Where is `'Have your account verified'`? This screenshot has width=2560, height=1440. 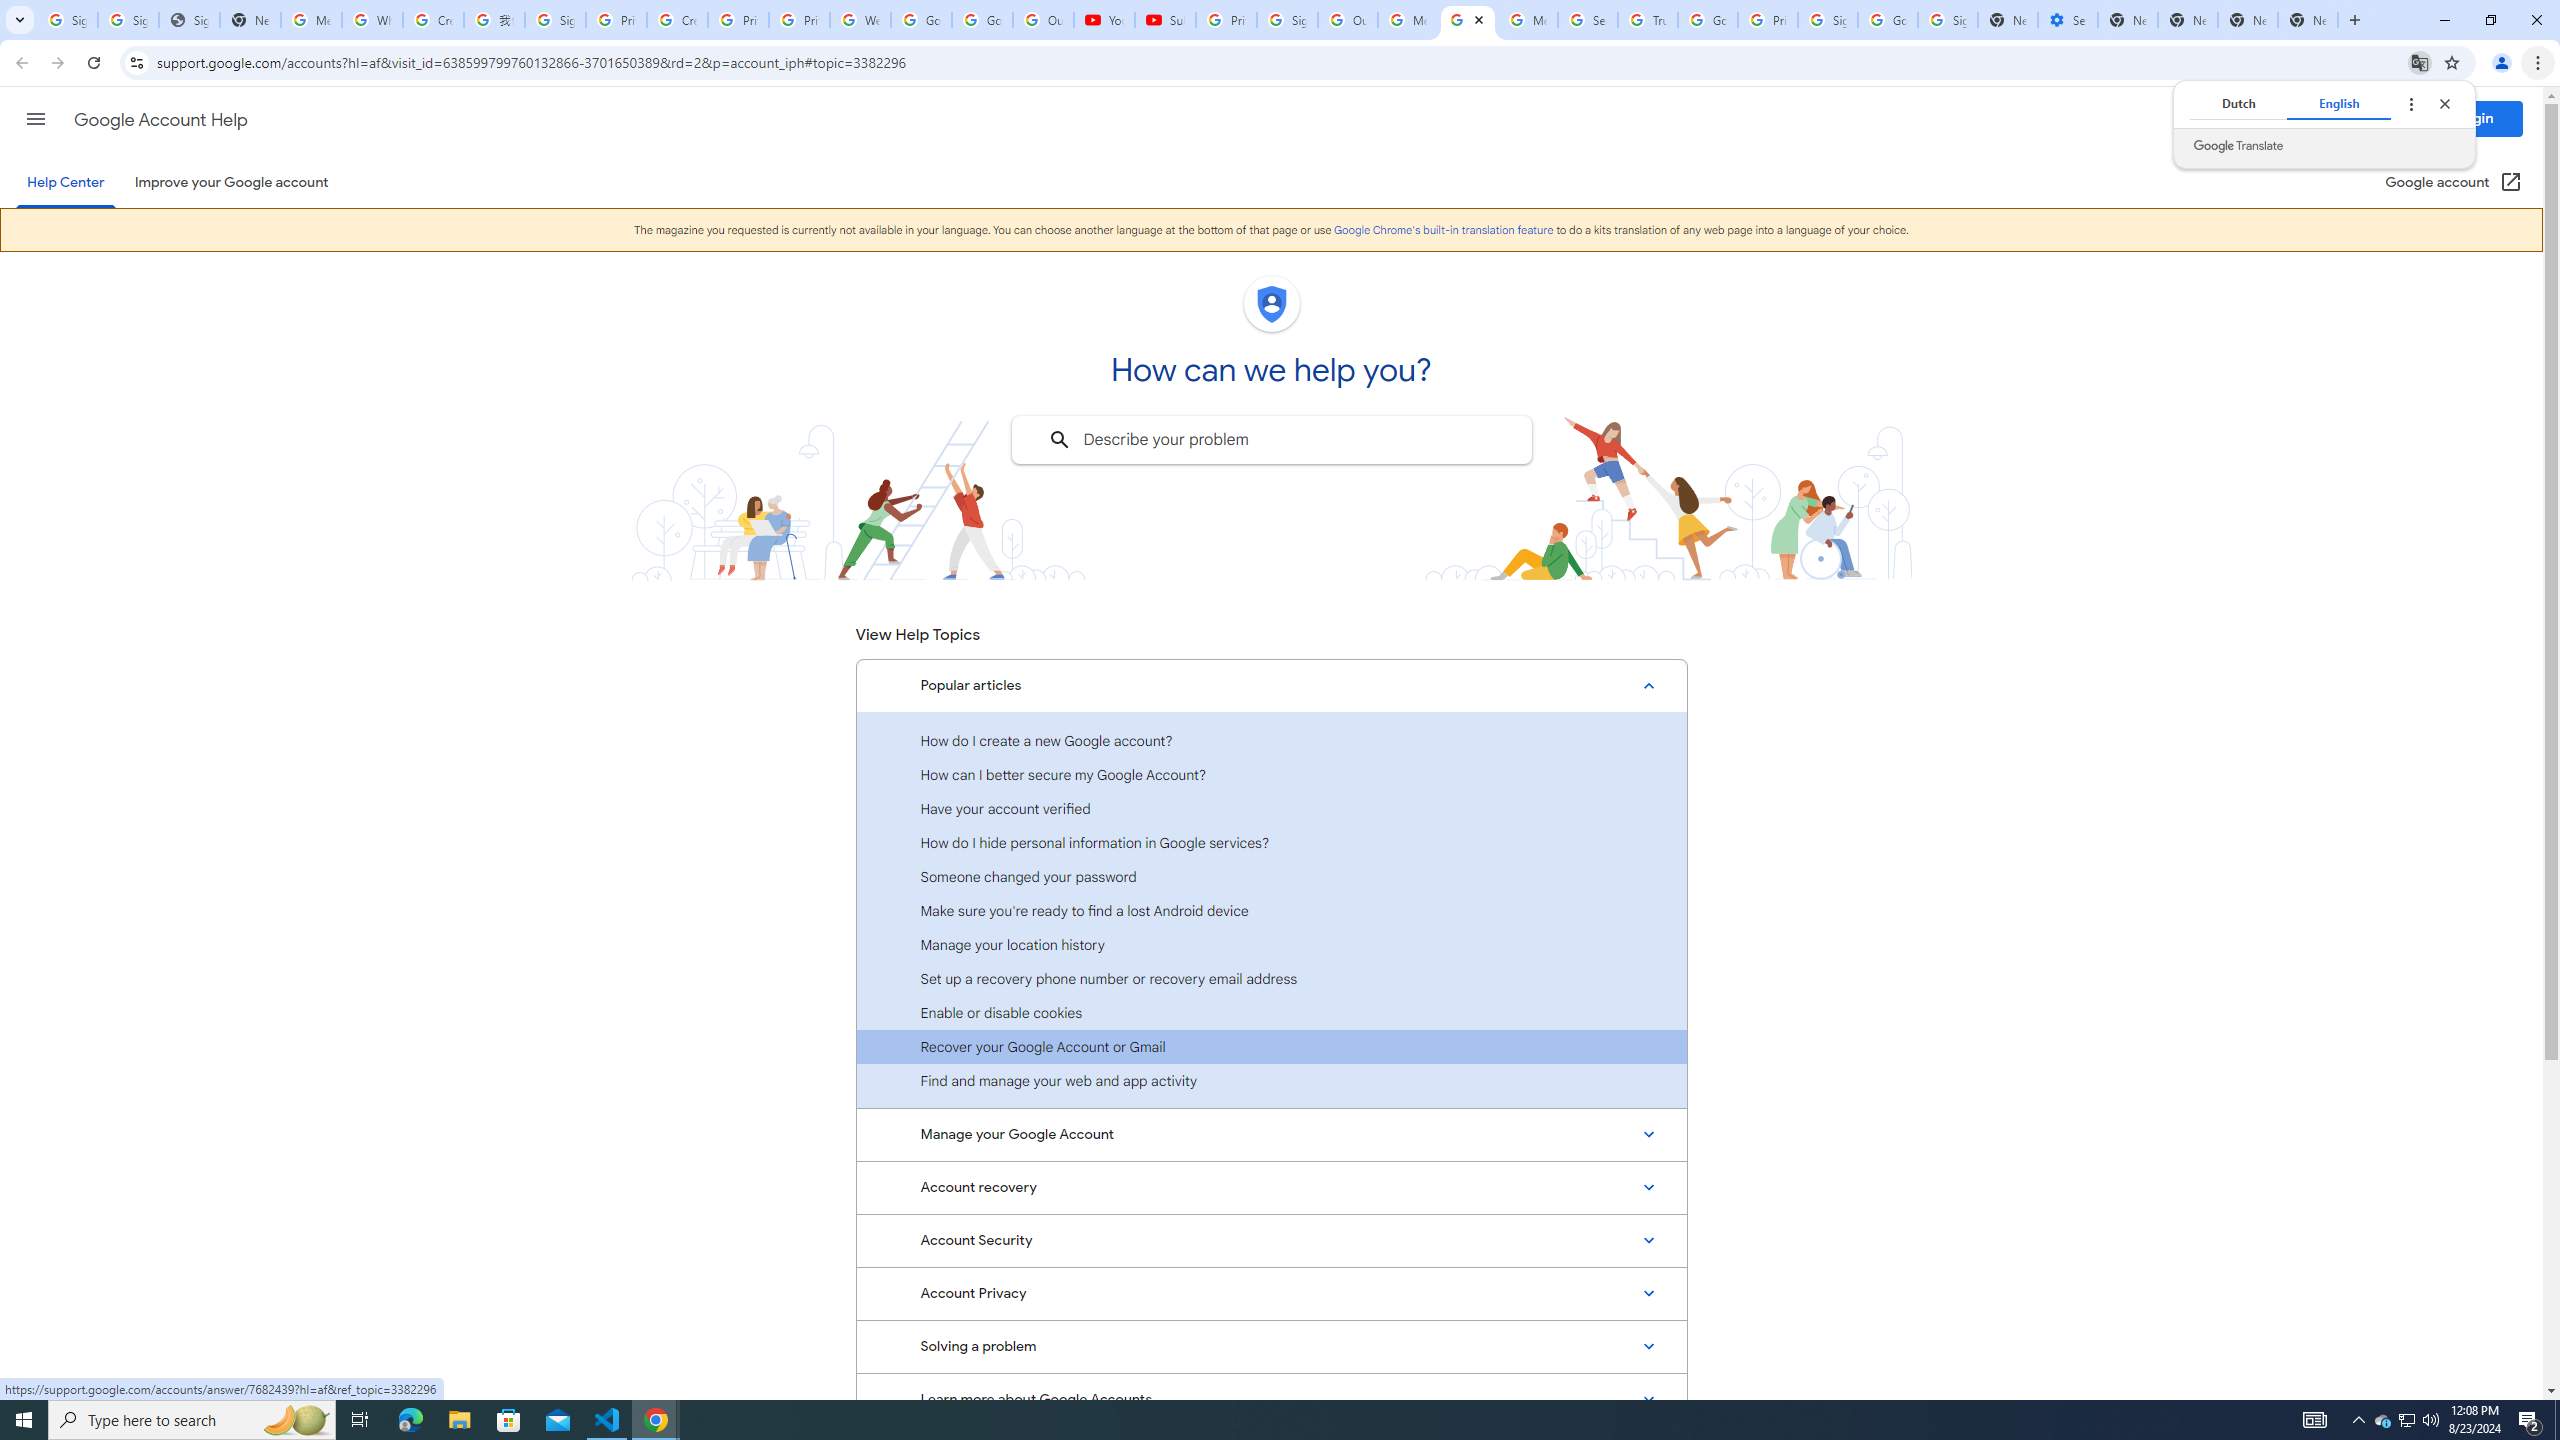
'Have your account verified' is located at coordinates (1271, 808).